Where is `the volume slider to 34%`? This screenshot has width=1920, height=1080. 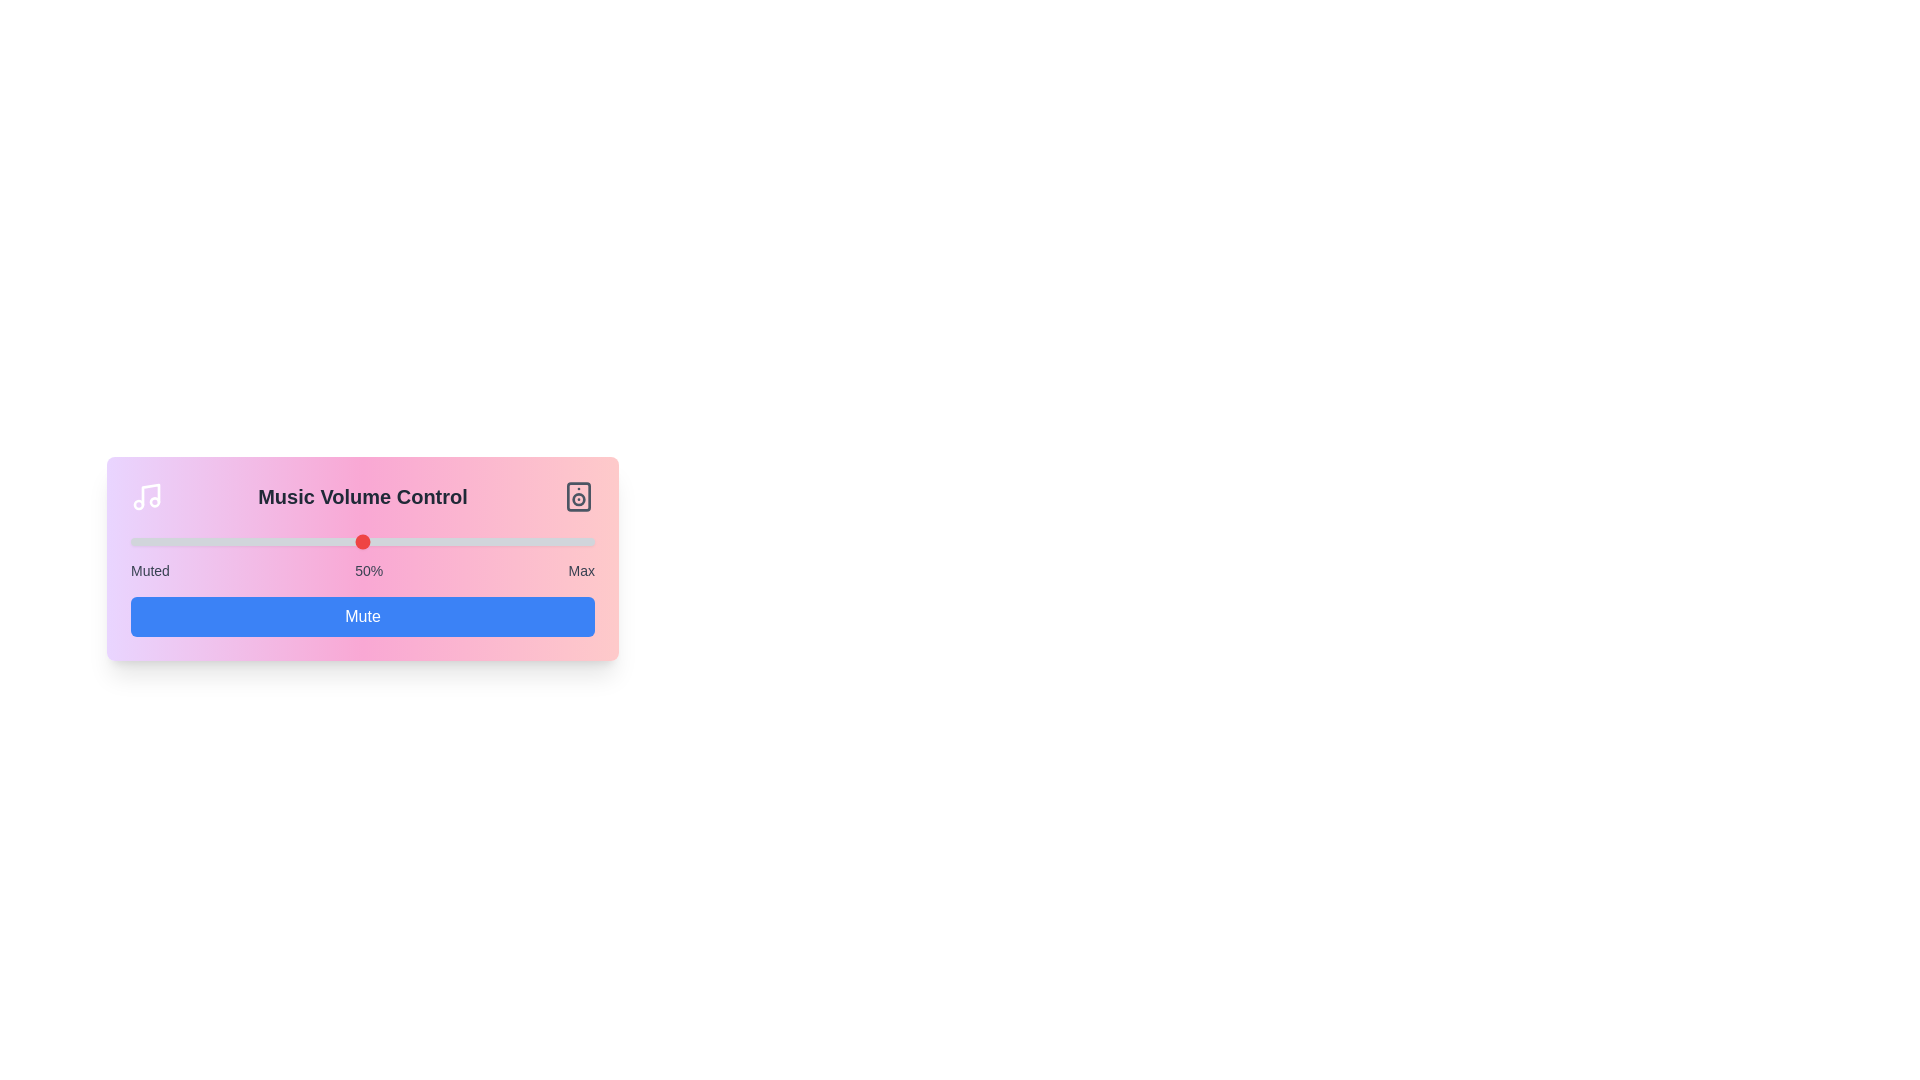 the volume slider to 34% is located at coordinates (287, 542).